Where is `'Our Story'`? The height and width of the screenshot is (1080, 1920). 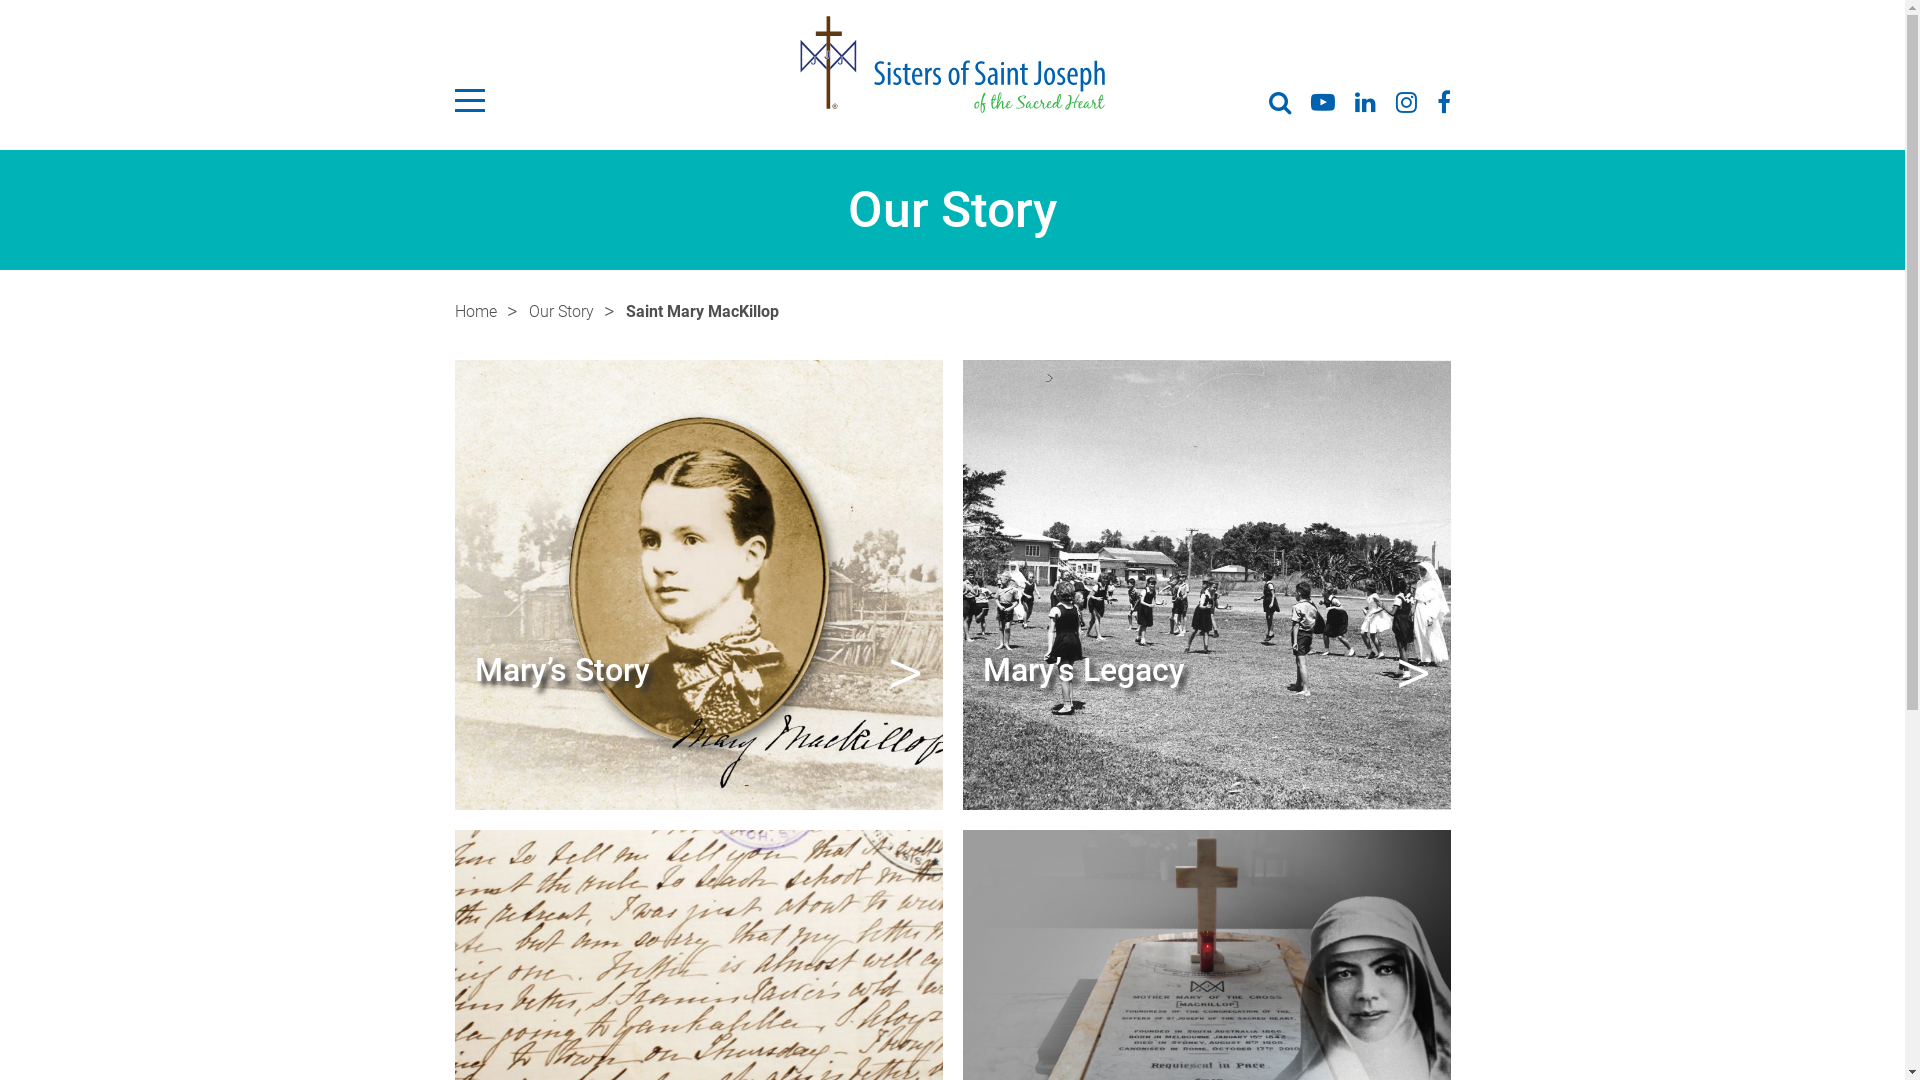
'Our Story' is located at coordinates (528, 312).